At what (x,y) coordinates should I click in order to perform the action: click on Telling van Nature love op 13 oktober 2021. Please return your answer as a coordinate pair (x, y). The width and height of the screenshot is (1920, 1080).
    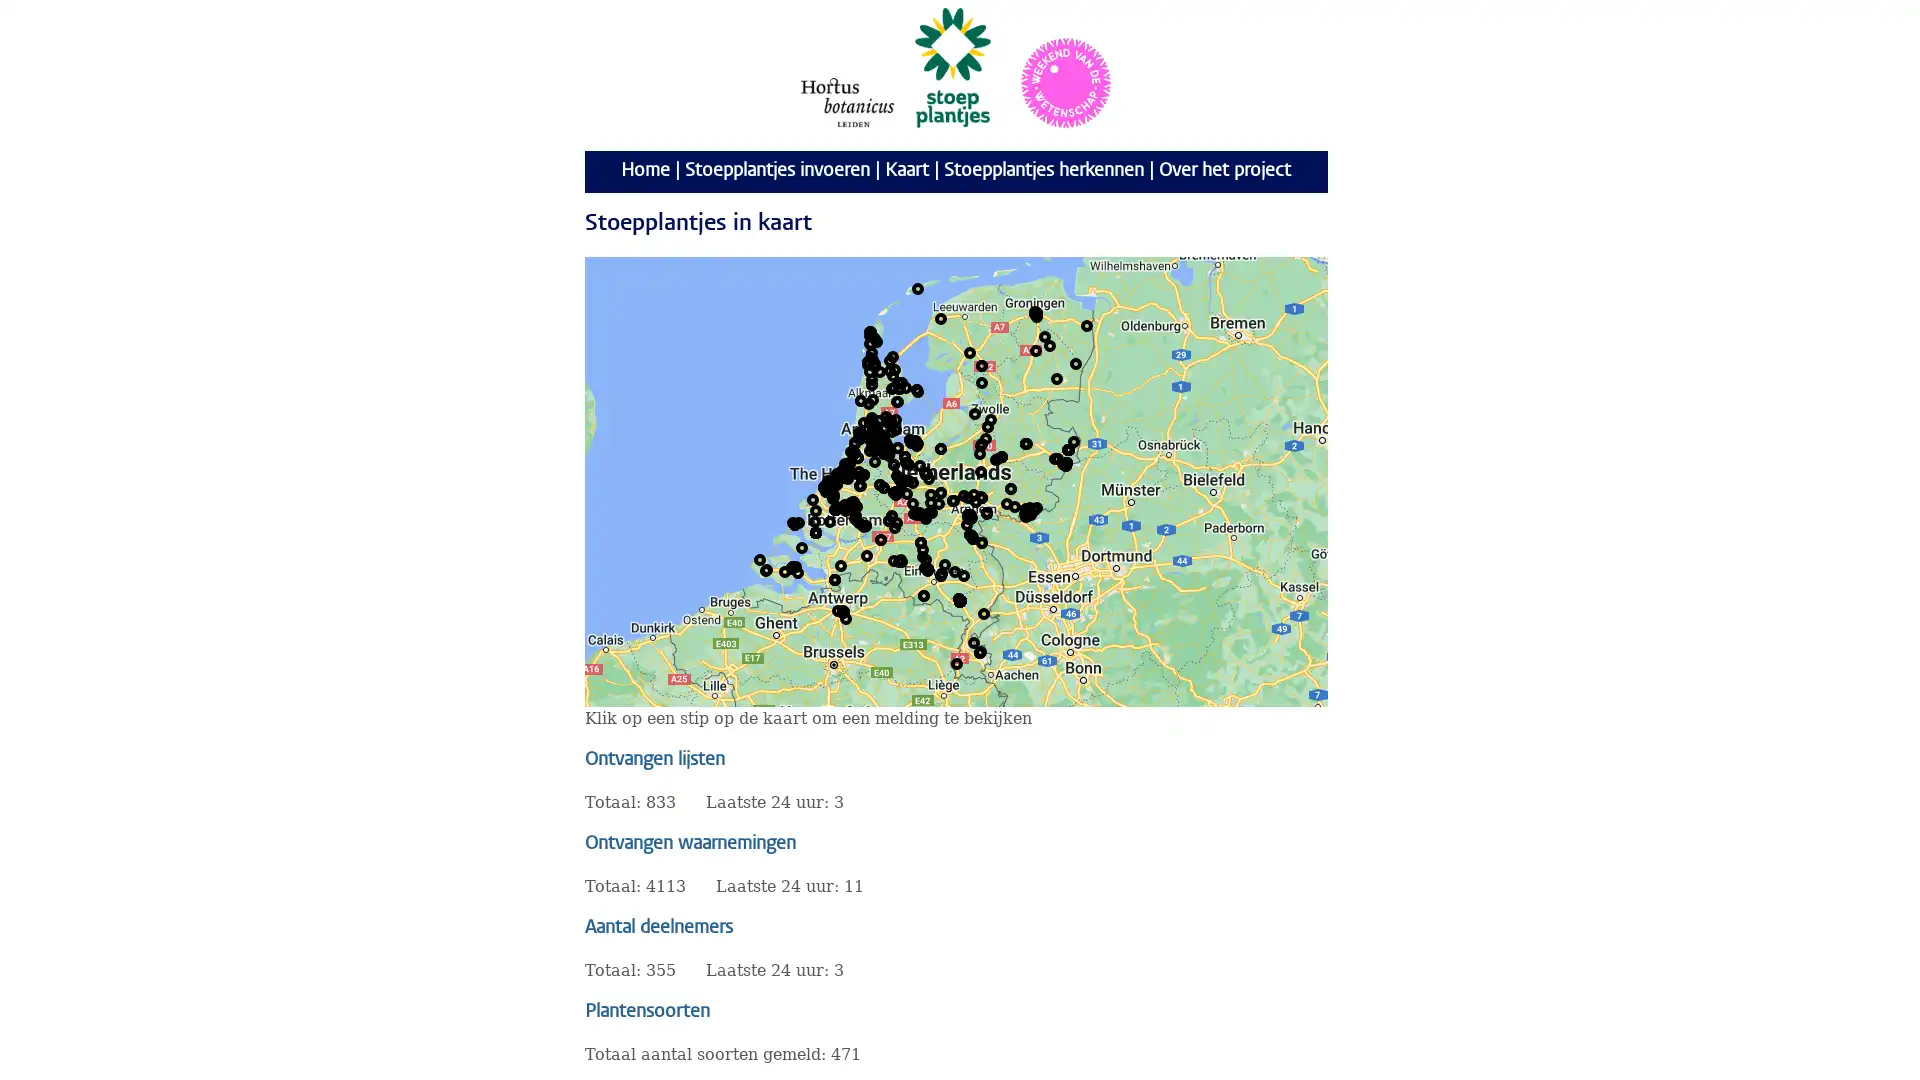
    Looking at the image, I should click on (840, 564).